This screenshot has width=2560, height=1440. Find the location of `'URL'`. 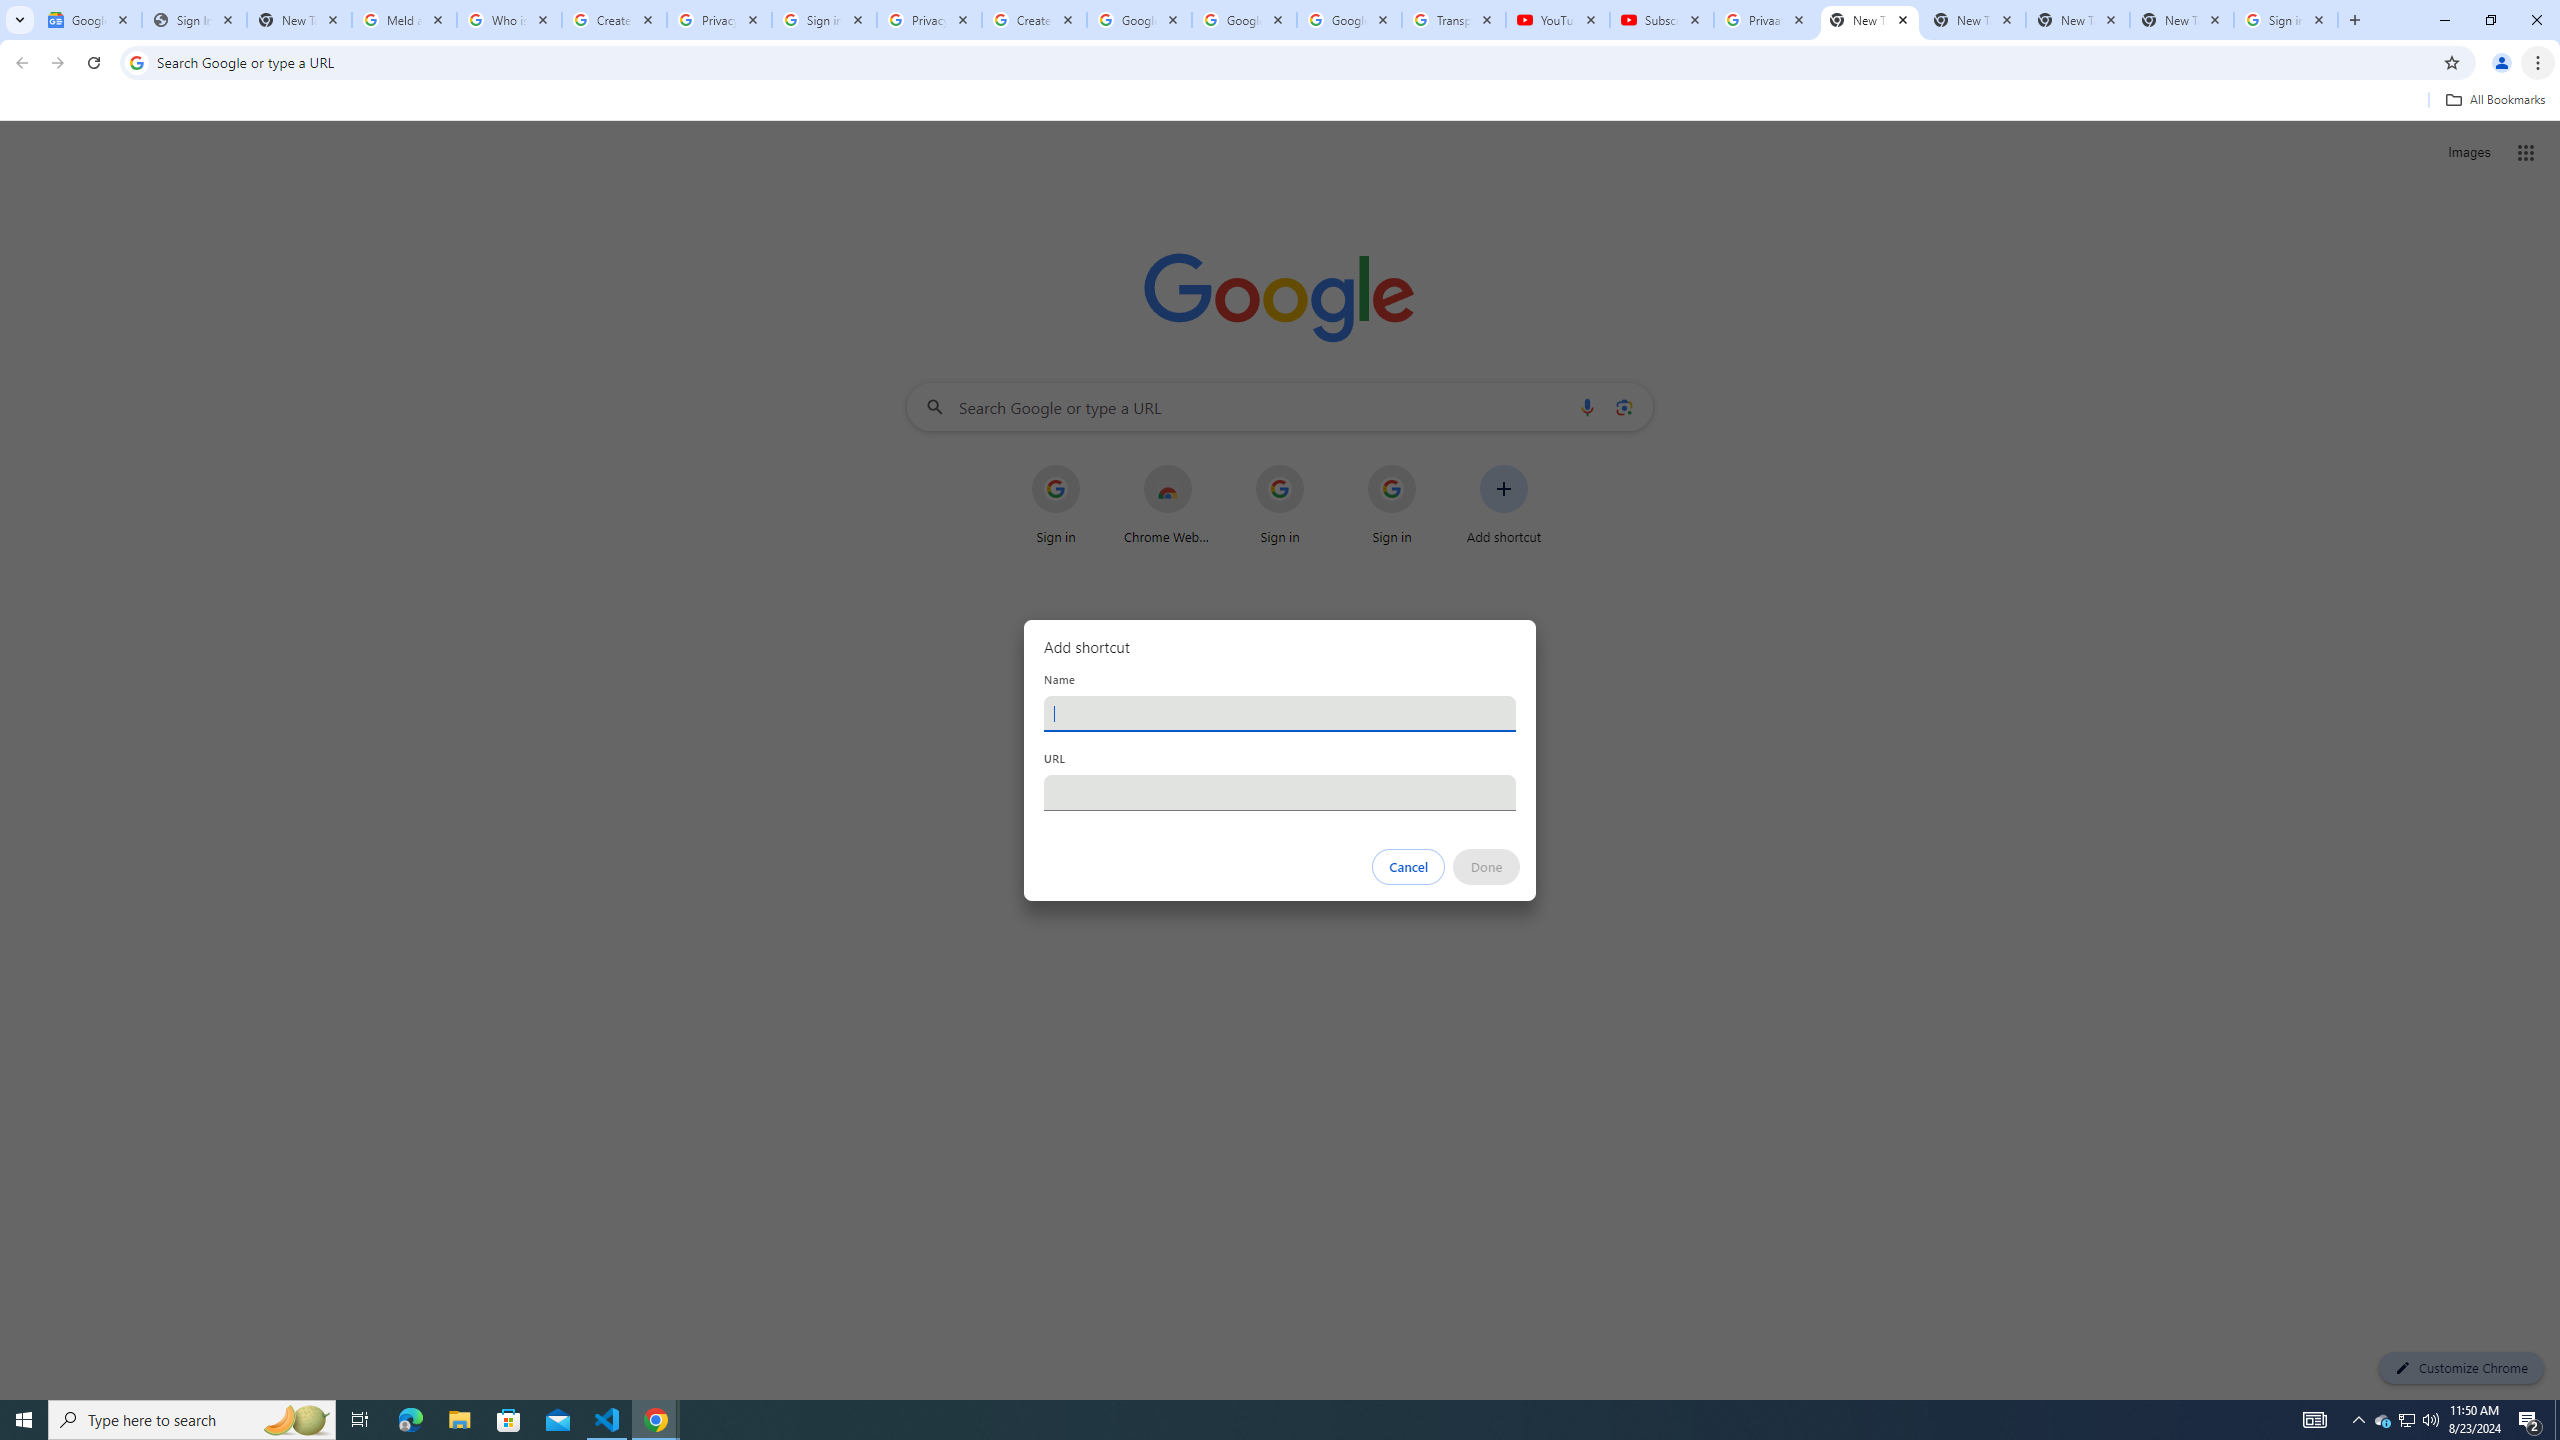

'URL' is located at coordinates (1280, 792).